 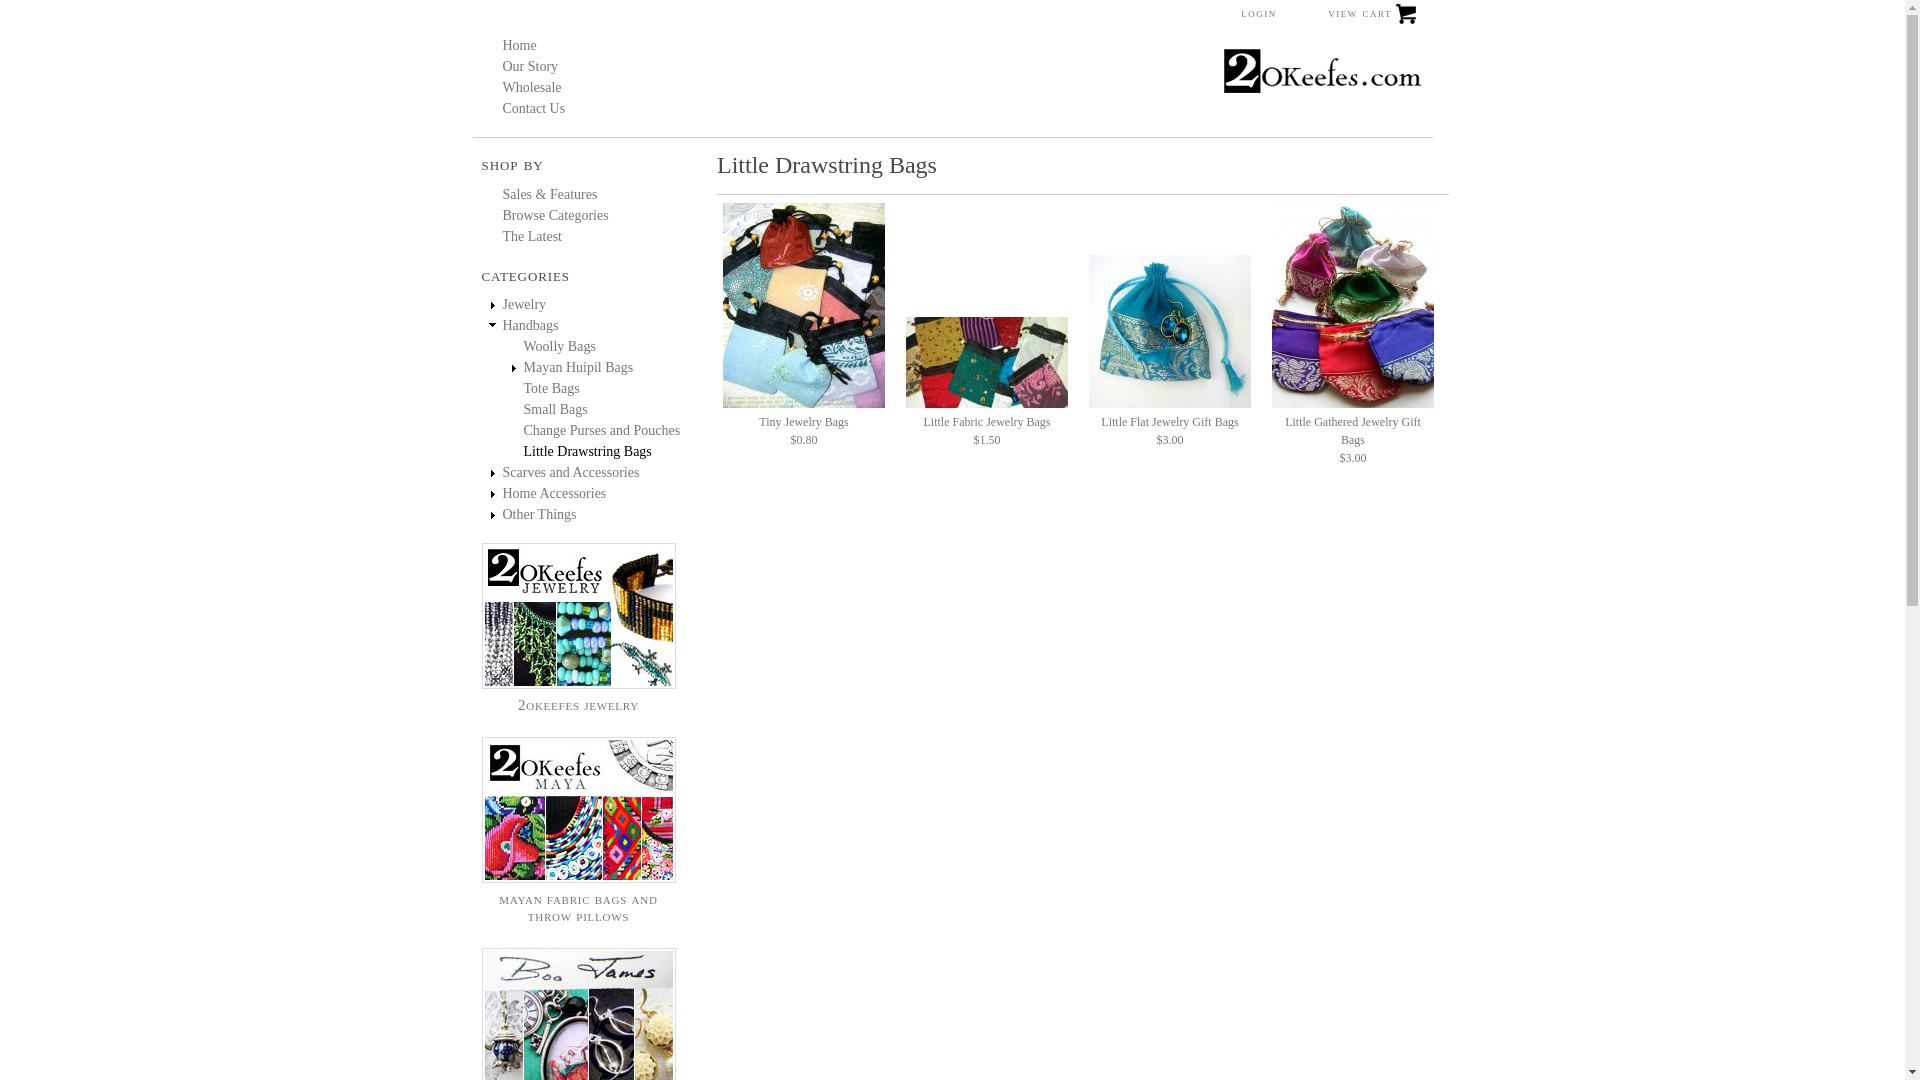 I want to click on 'Change Purses and Pouches', so click(x=601, y=429).